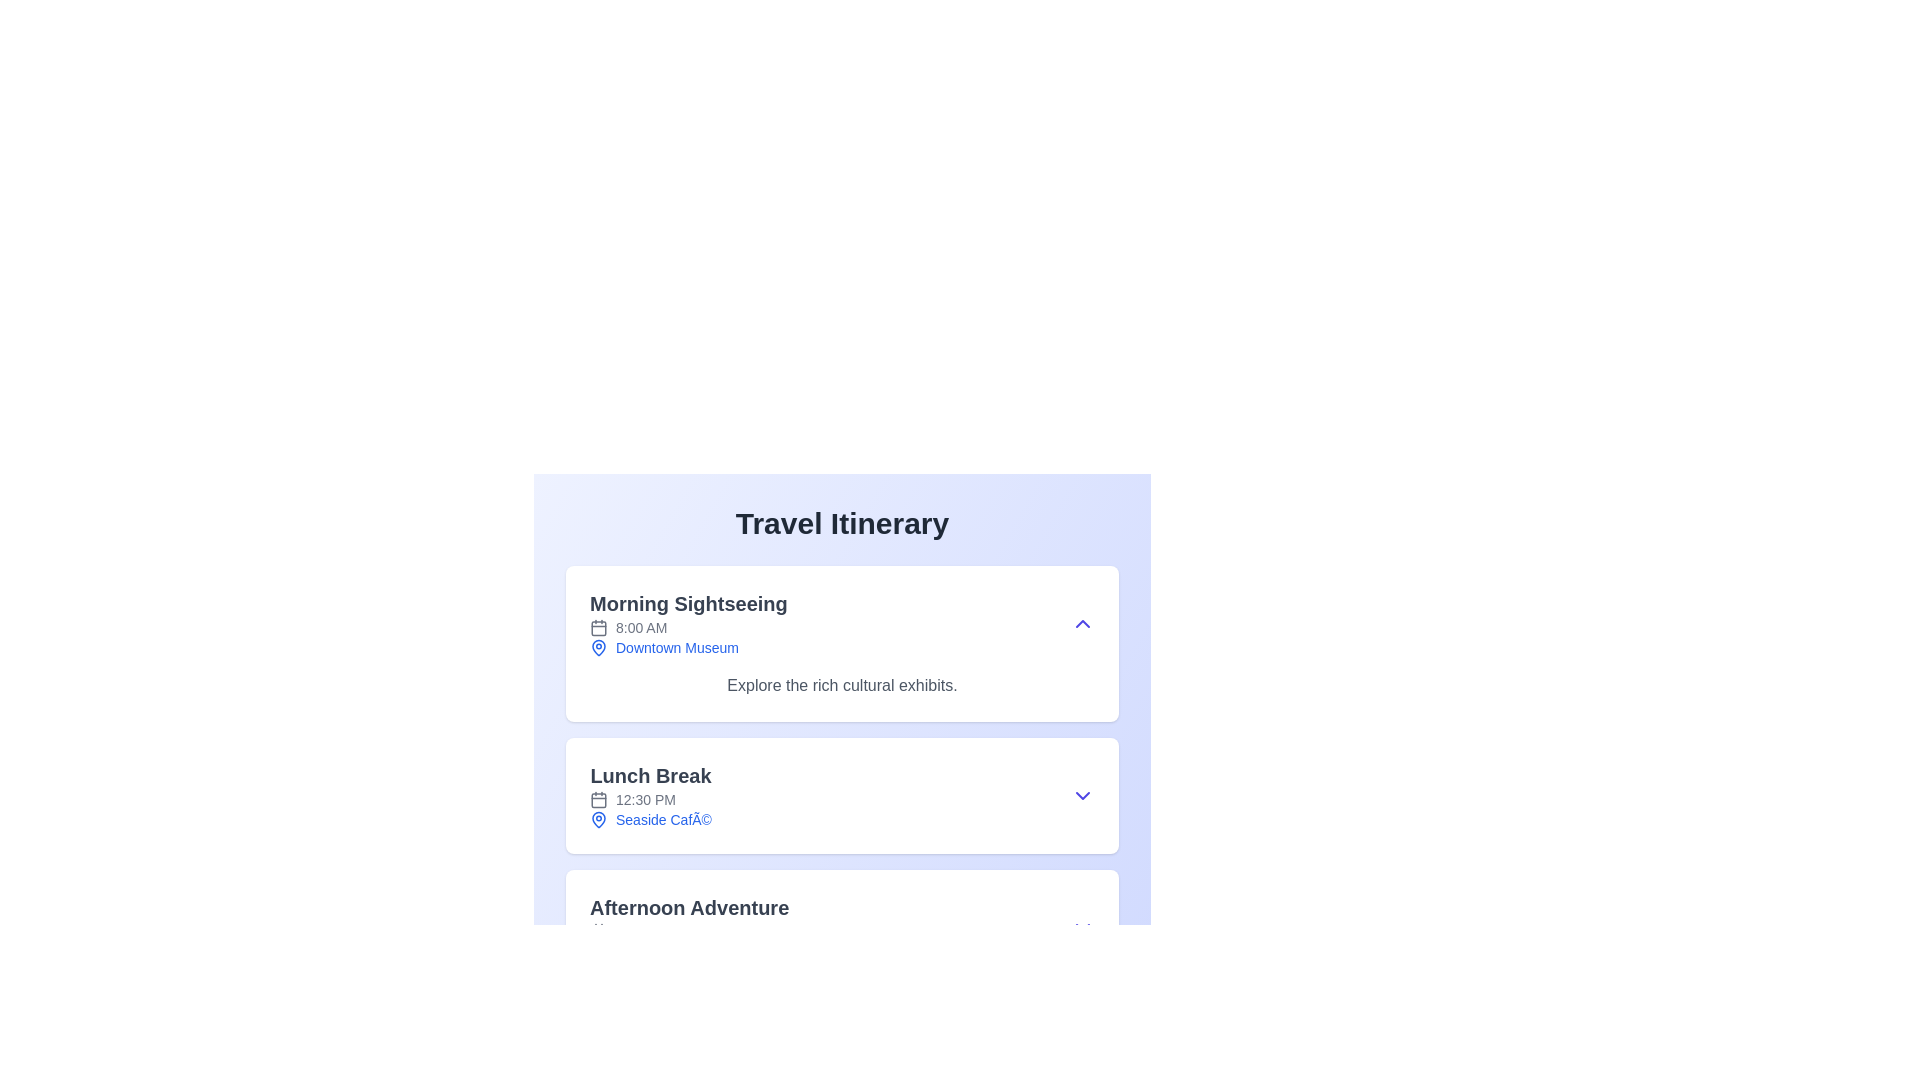 The width and height of the screenshot is (1920, 1080). Describe the element at coordinates (1082, 623) in the screenshot. I see `the chevron-up icon styled in indigo color located at the far-right of the 'Morning Sightseeing' section, aligned with the title` at that location.